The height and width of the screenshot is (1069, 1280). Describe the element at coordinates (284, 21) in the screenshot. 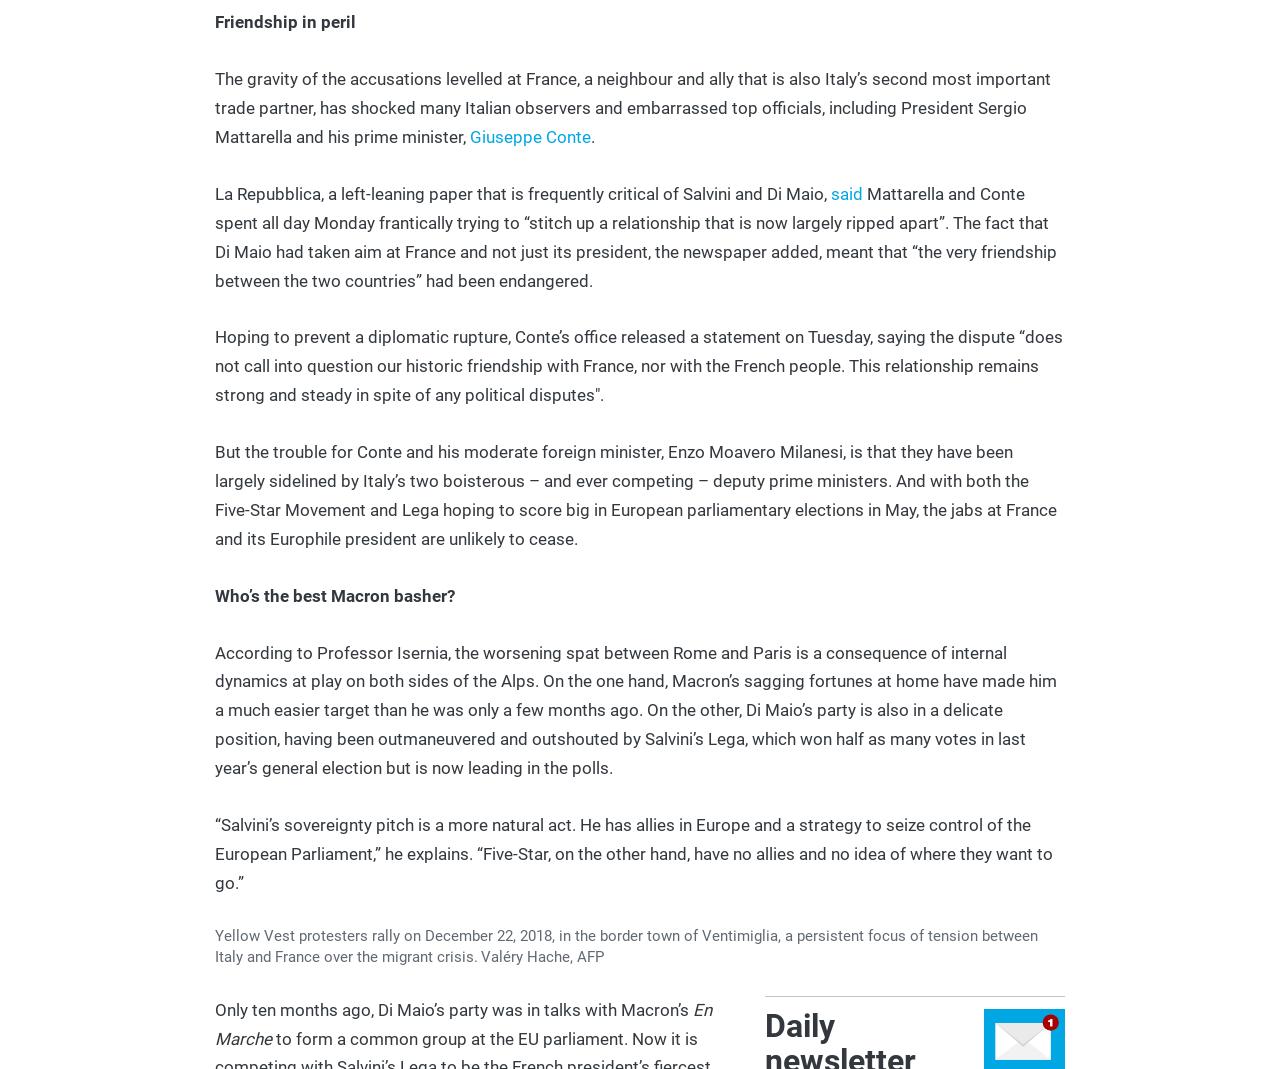

I see `'Friendship in peril'` at that location.